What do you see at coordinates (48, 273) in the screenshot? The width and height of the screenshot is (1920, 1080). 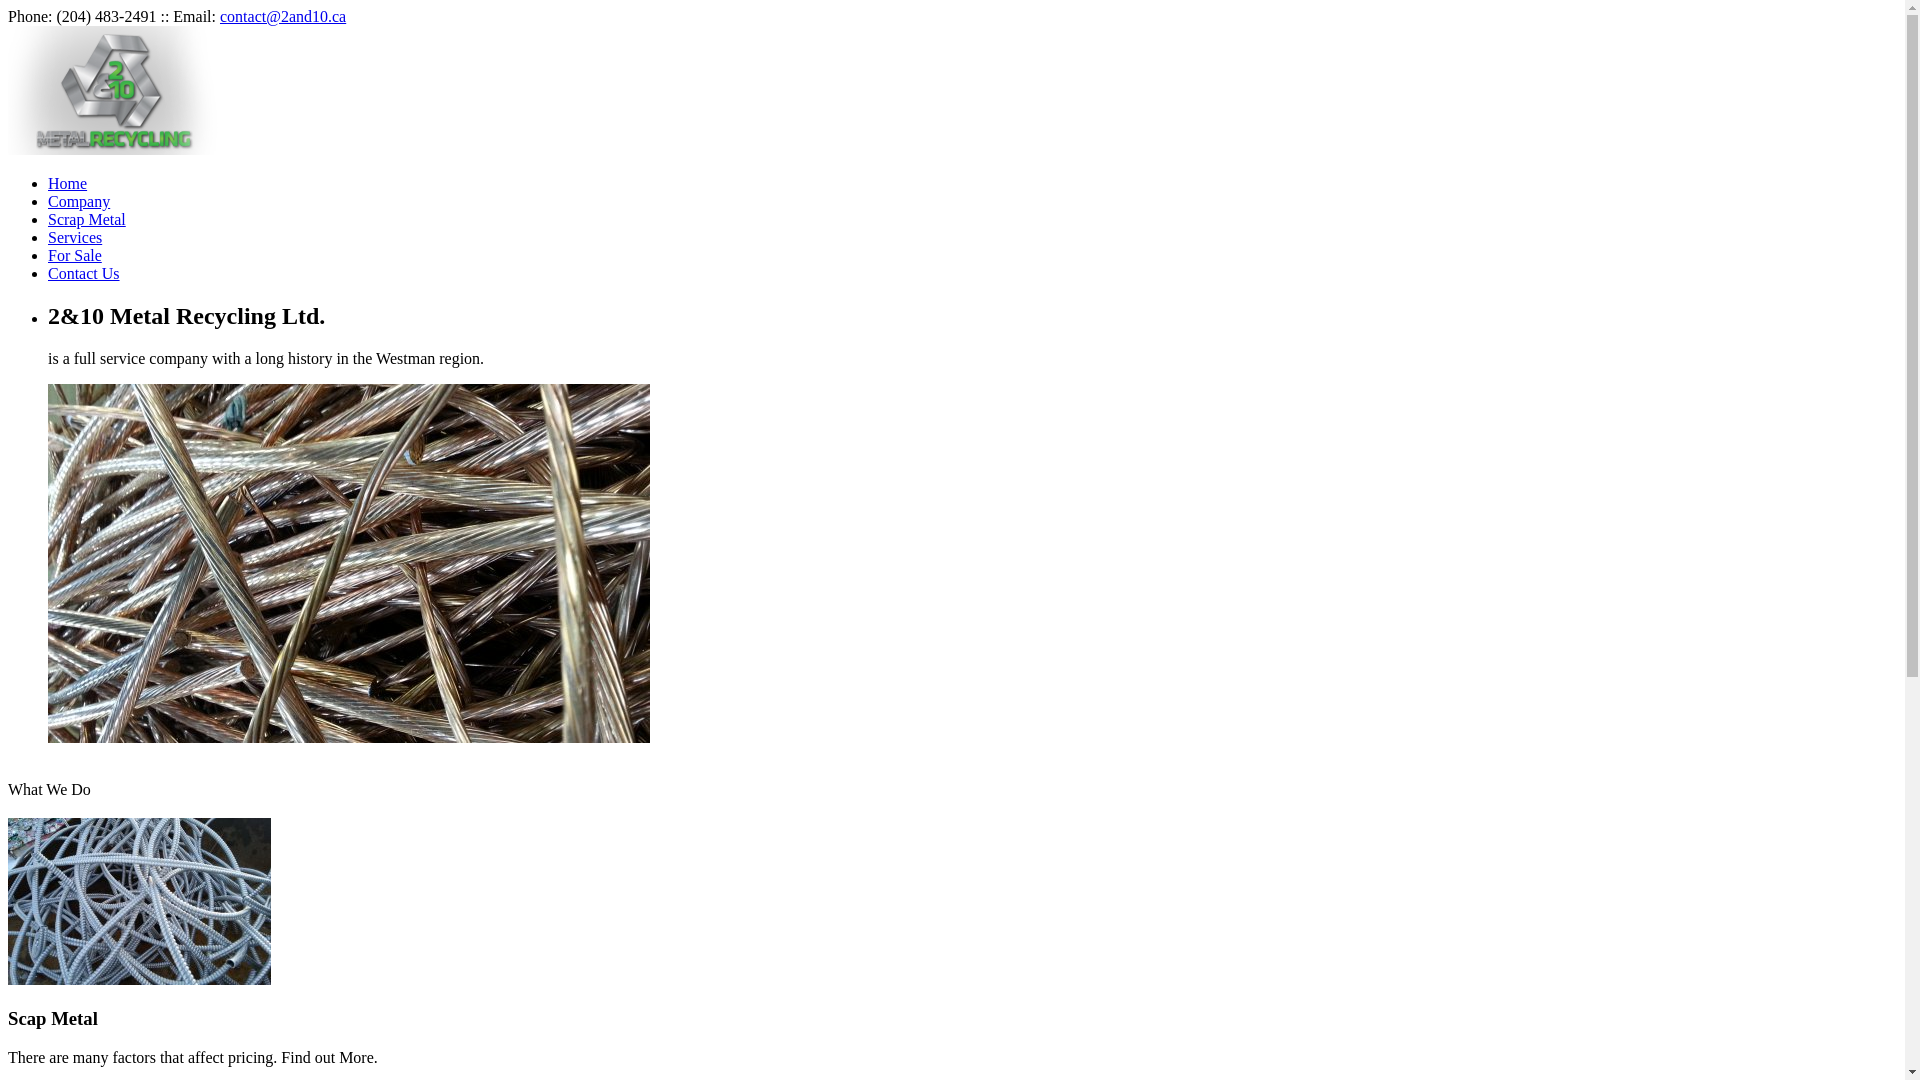 I see `'Contact Us'` at bounding box center [48, 273].